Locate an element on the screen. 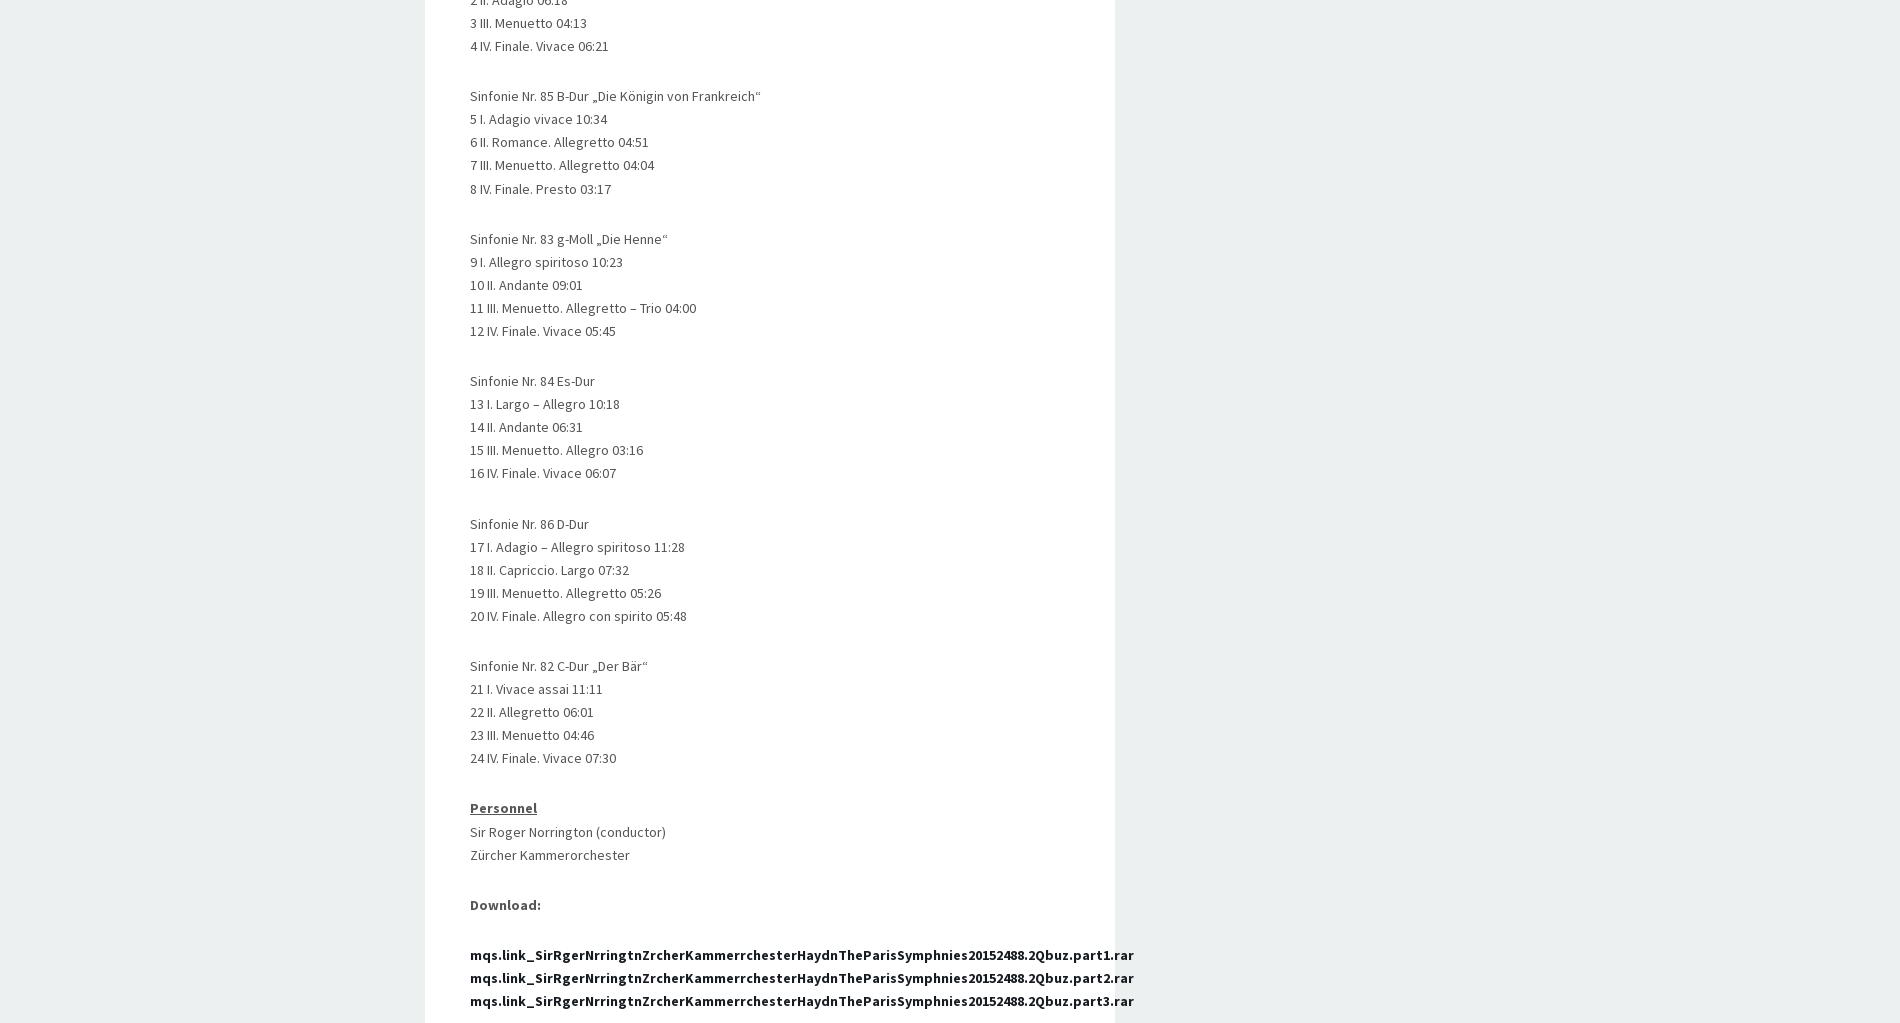  '13 I. Largo – Allegro 10:18' is located at coordinates (544, 403).